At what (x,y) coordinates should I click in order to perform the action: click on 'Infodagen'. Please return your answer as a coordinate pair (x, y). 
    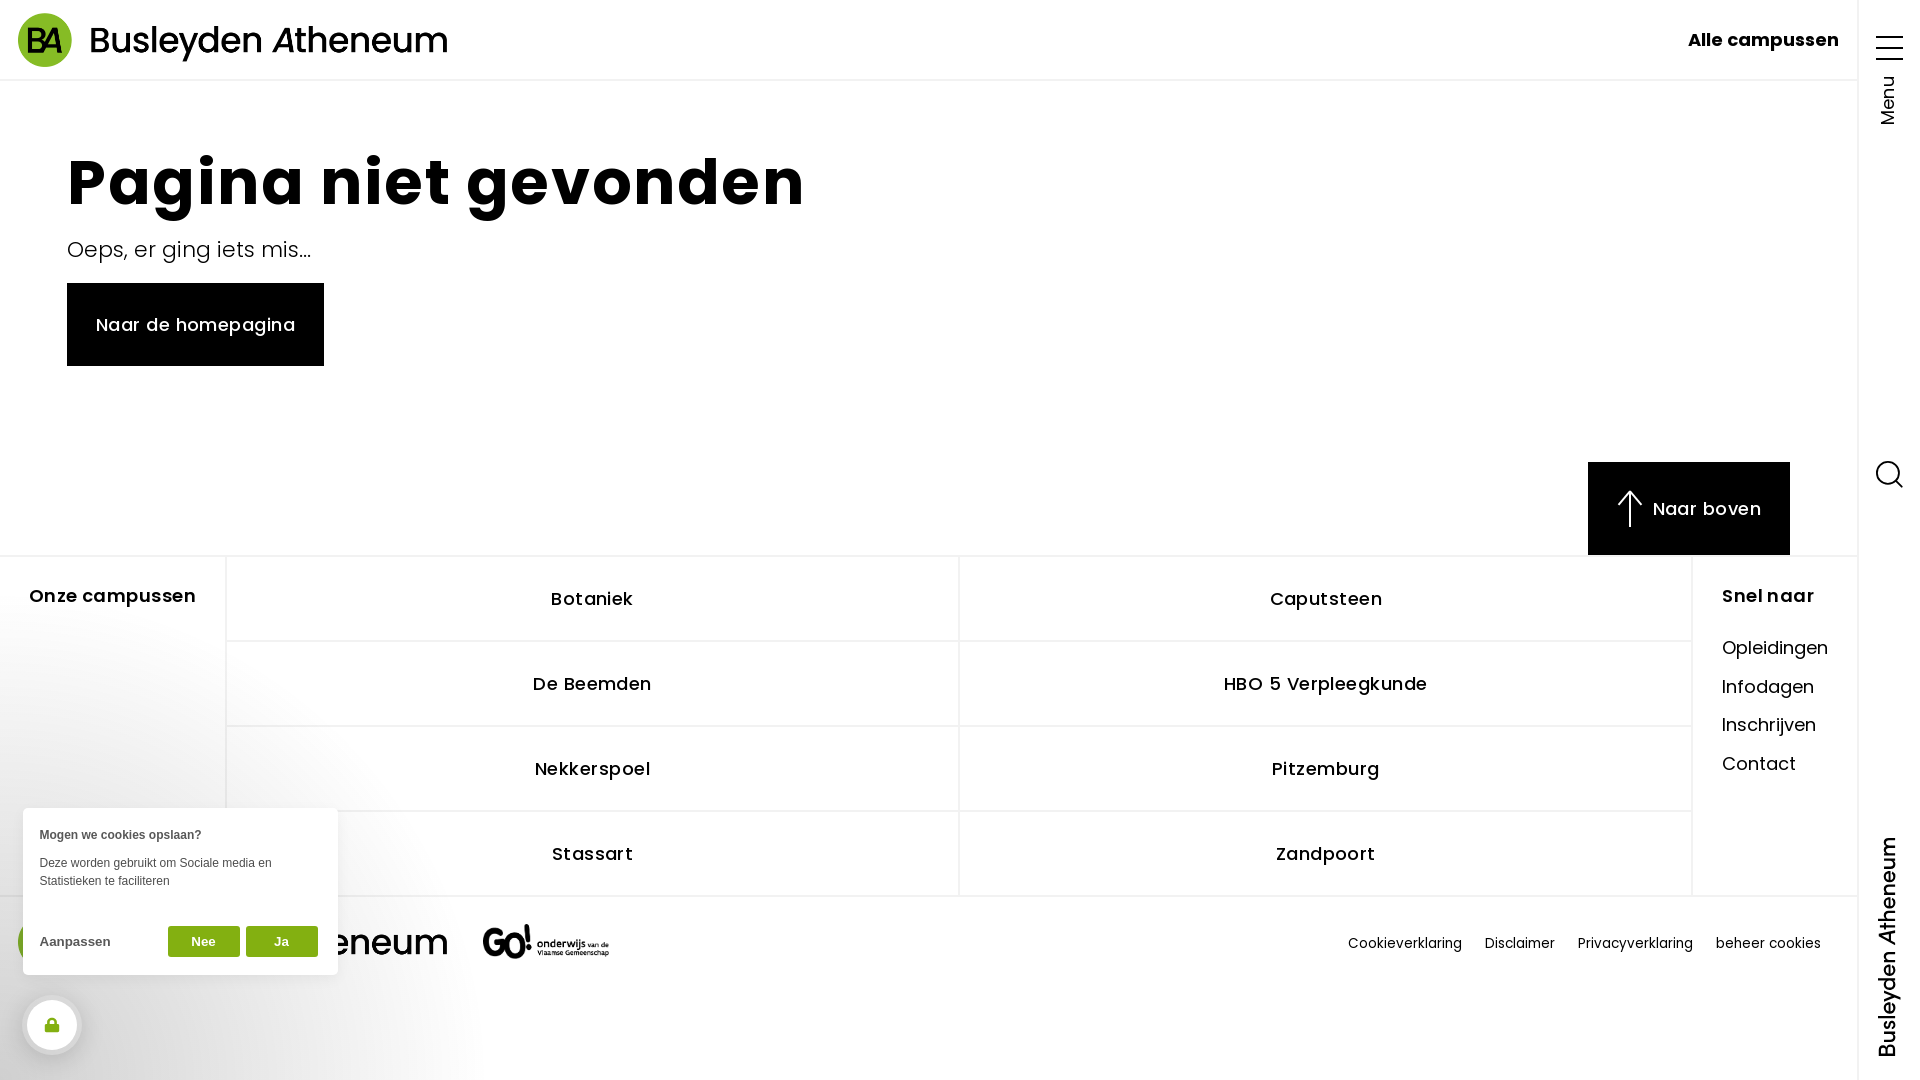
    Looking at the image, I should click on (1767, 685).